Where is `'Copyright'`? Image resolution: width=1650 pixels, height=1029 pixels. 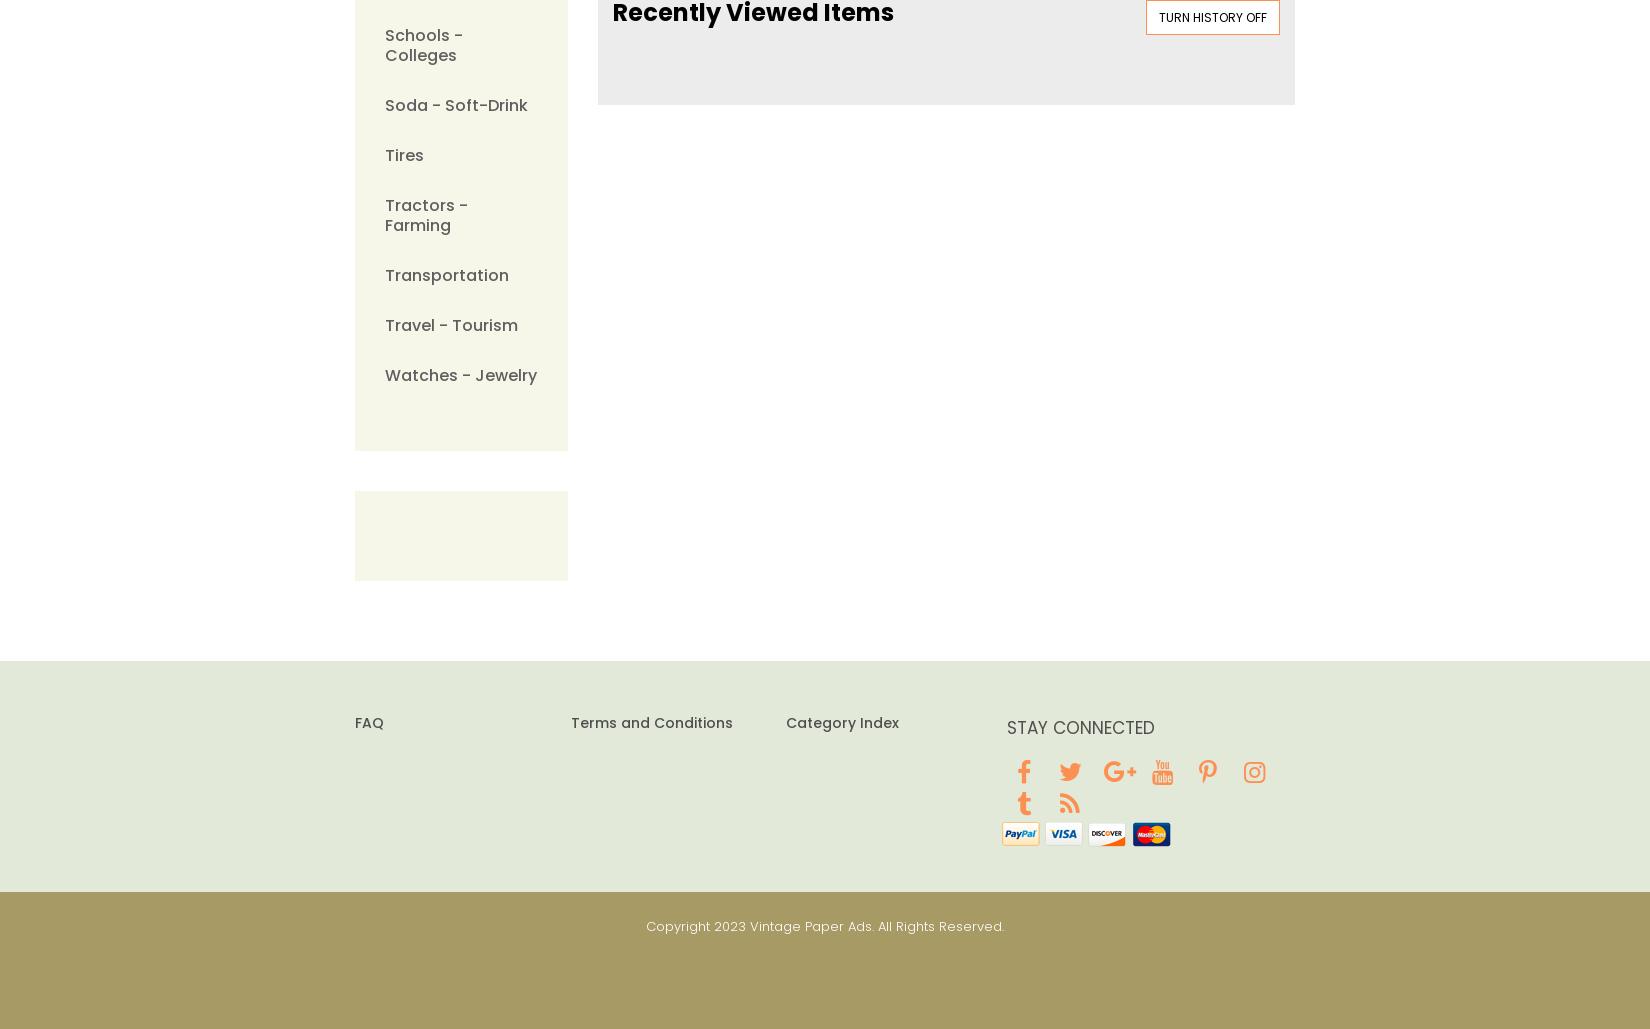 'Copyright' is located at coordinates (644, 925).